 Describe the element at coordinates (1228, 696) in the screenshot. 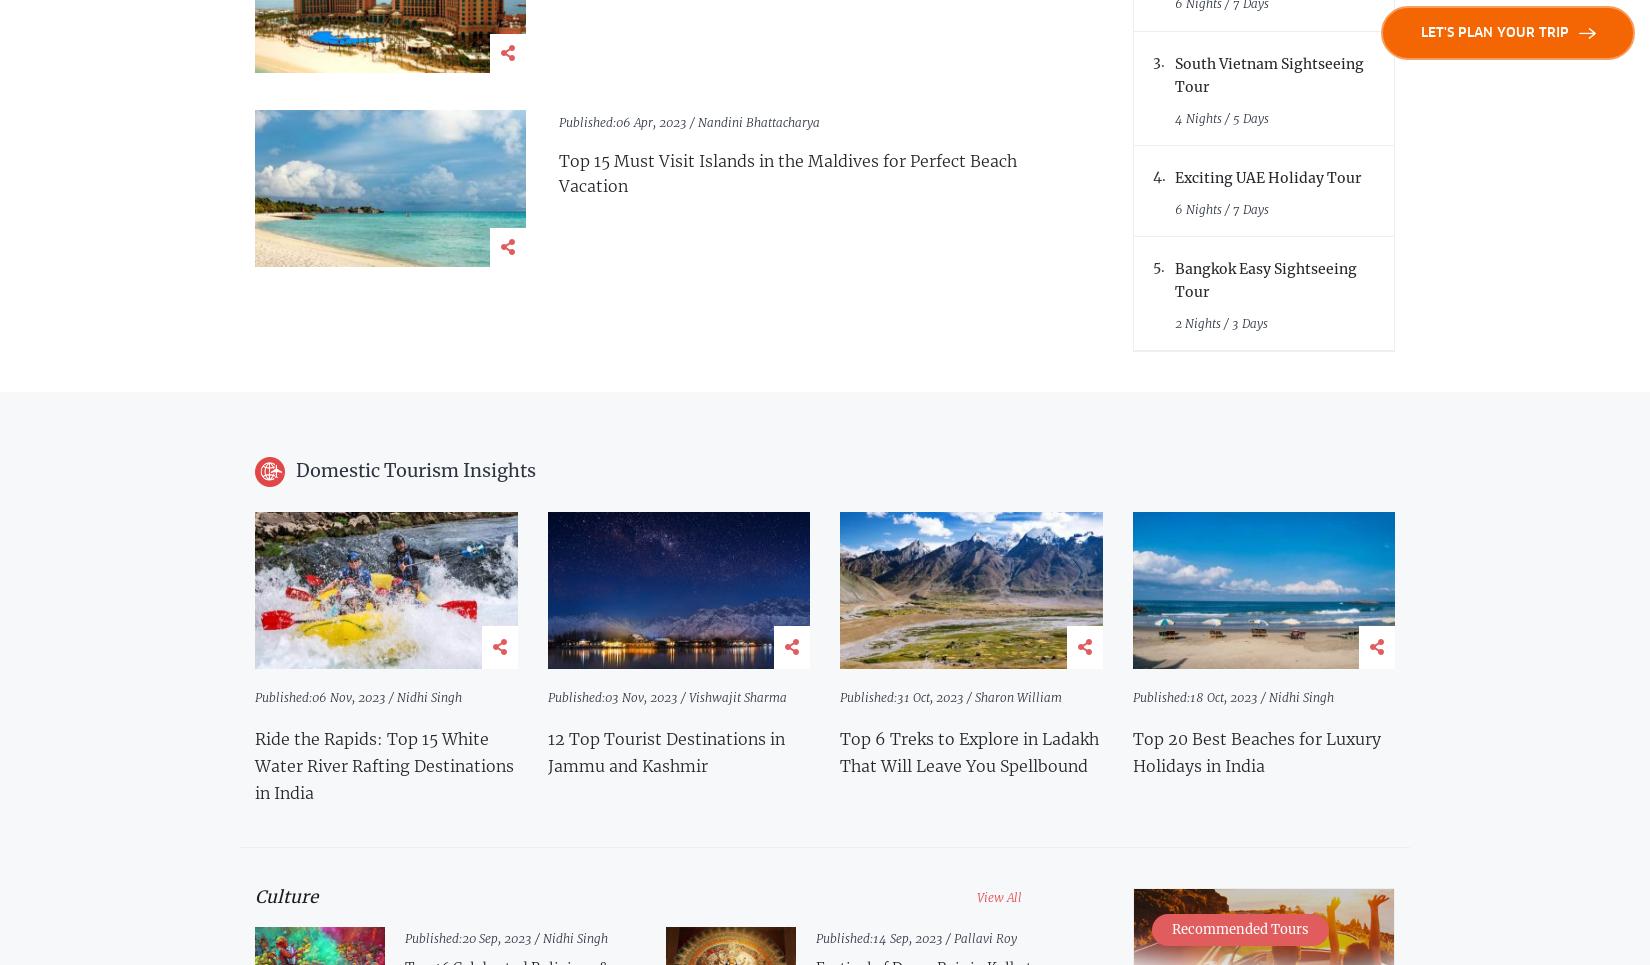

I see `'18 Oct, 2023 /'` at that location.